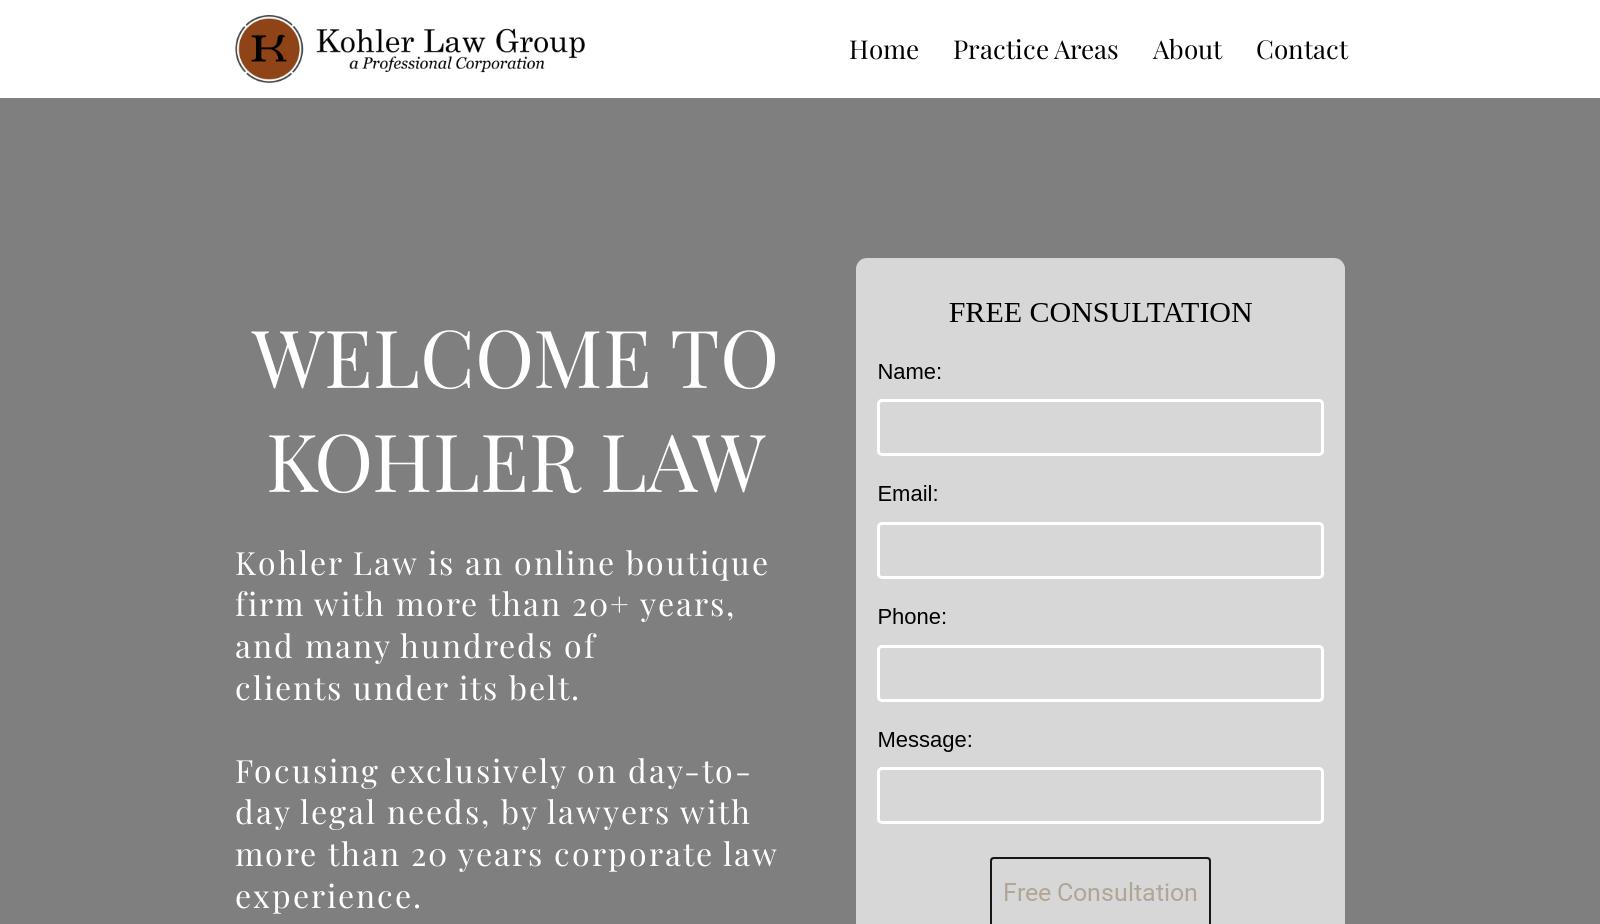 This screenshot has width=1600, height=924. Describe the element at coordinates (505, 831) in the screenshot. I see `'Focusing exclusively on day-to-day legal needs, by lawyers with more than 20 years corporate law experience.'` at that location.